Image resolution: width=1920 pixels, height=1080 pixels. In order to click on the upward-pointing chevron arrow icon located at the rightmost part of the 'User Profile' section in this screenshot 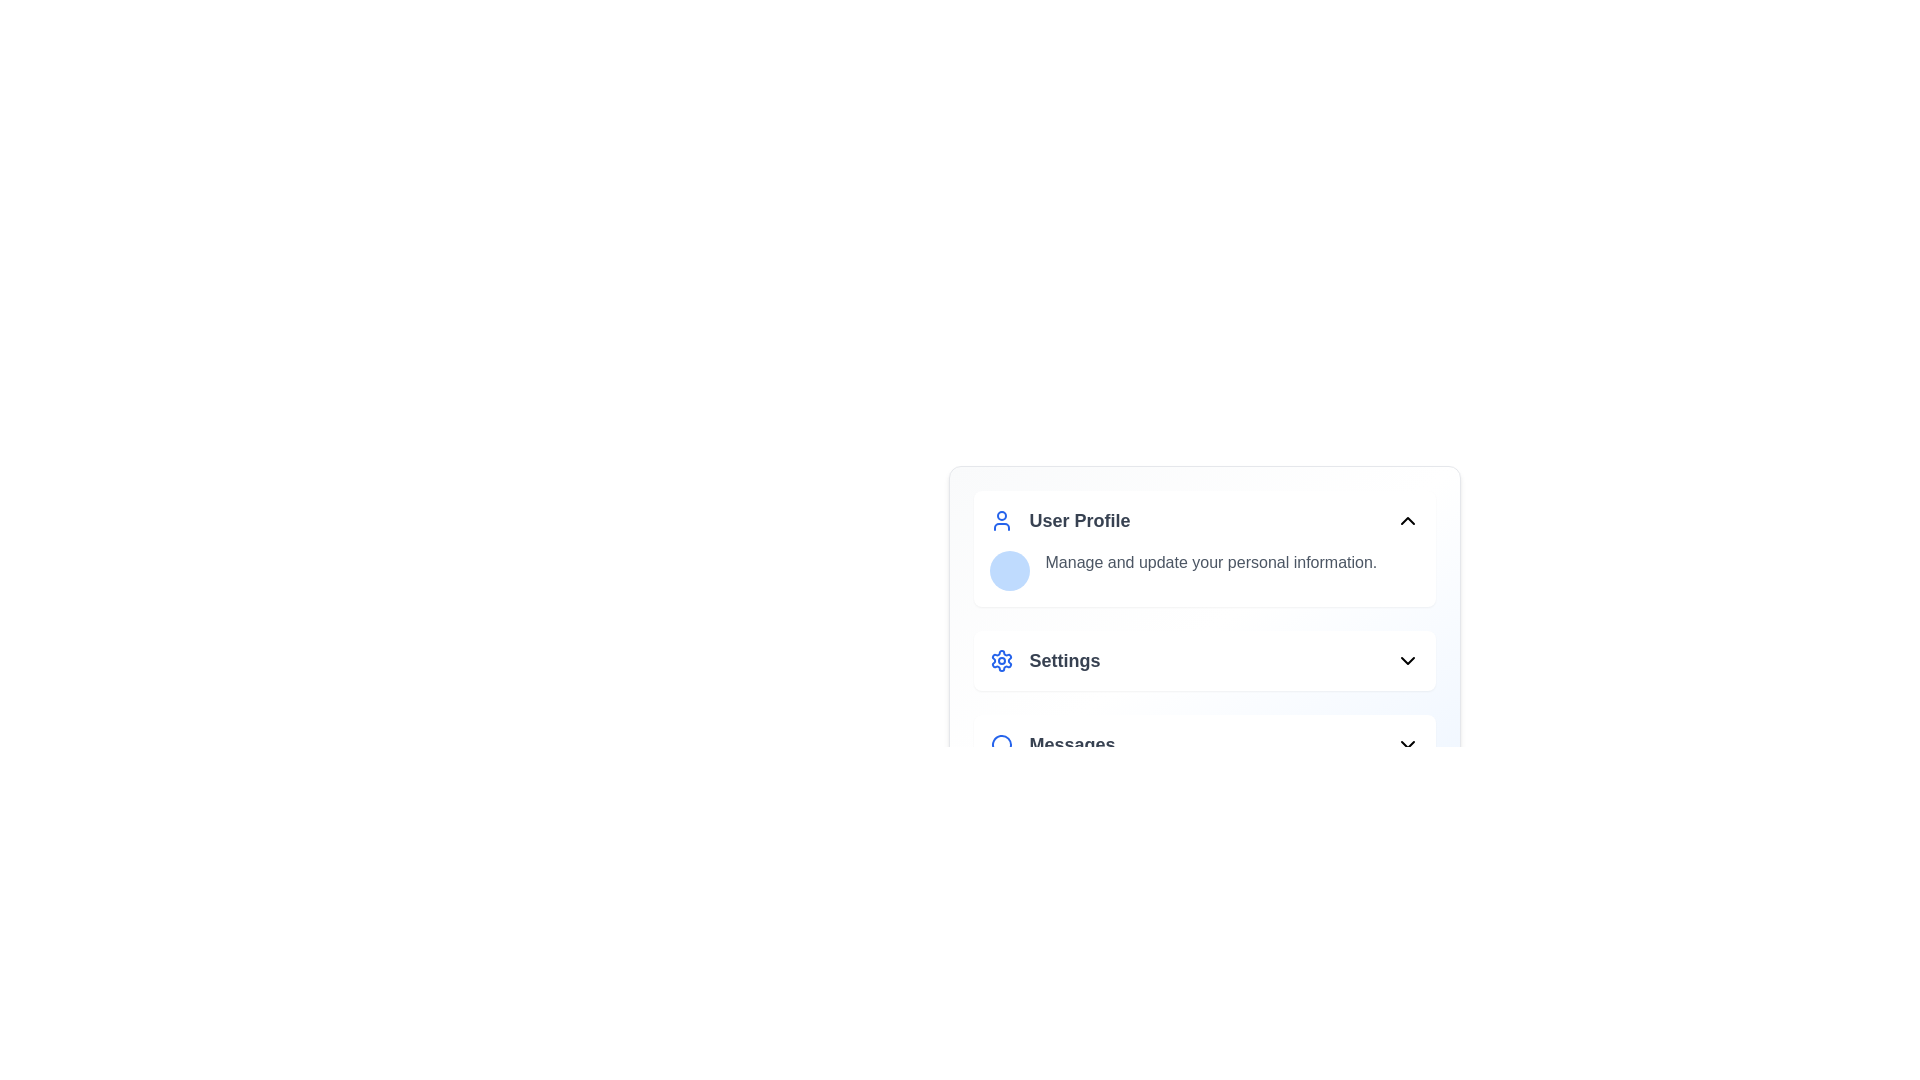, I will do `click(1406, 519)`.